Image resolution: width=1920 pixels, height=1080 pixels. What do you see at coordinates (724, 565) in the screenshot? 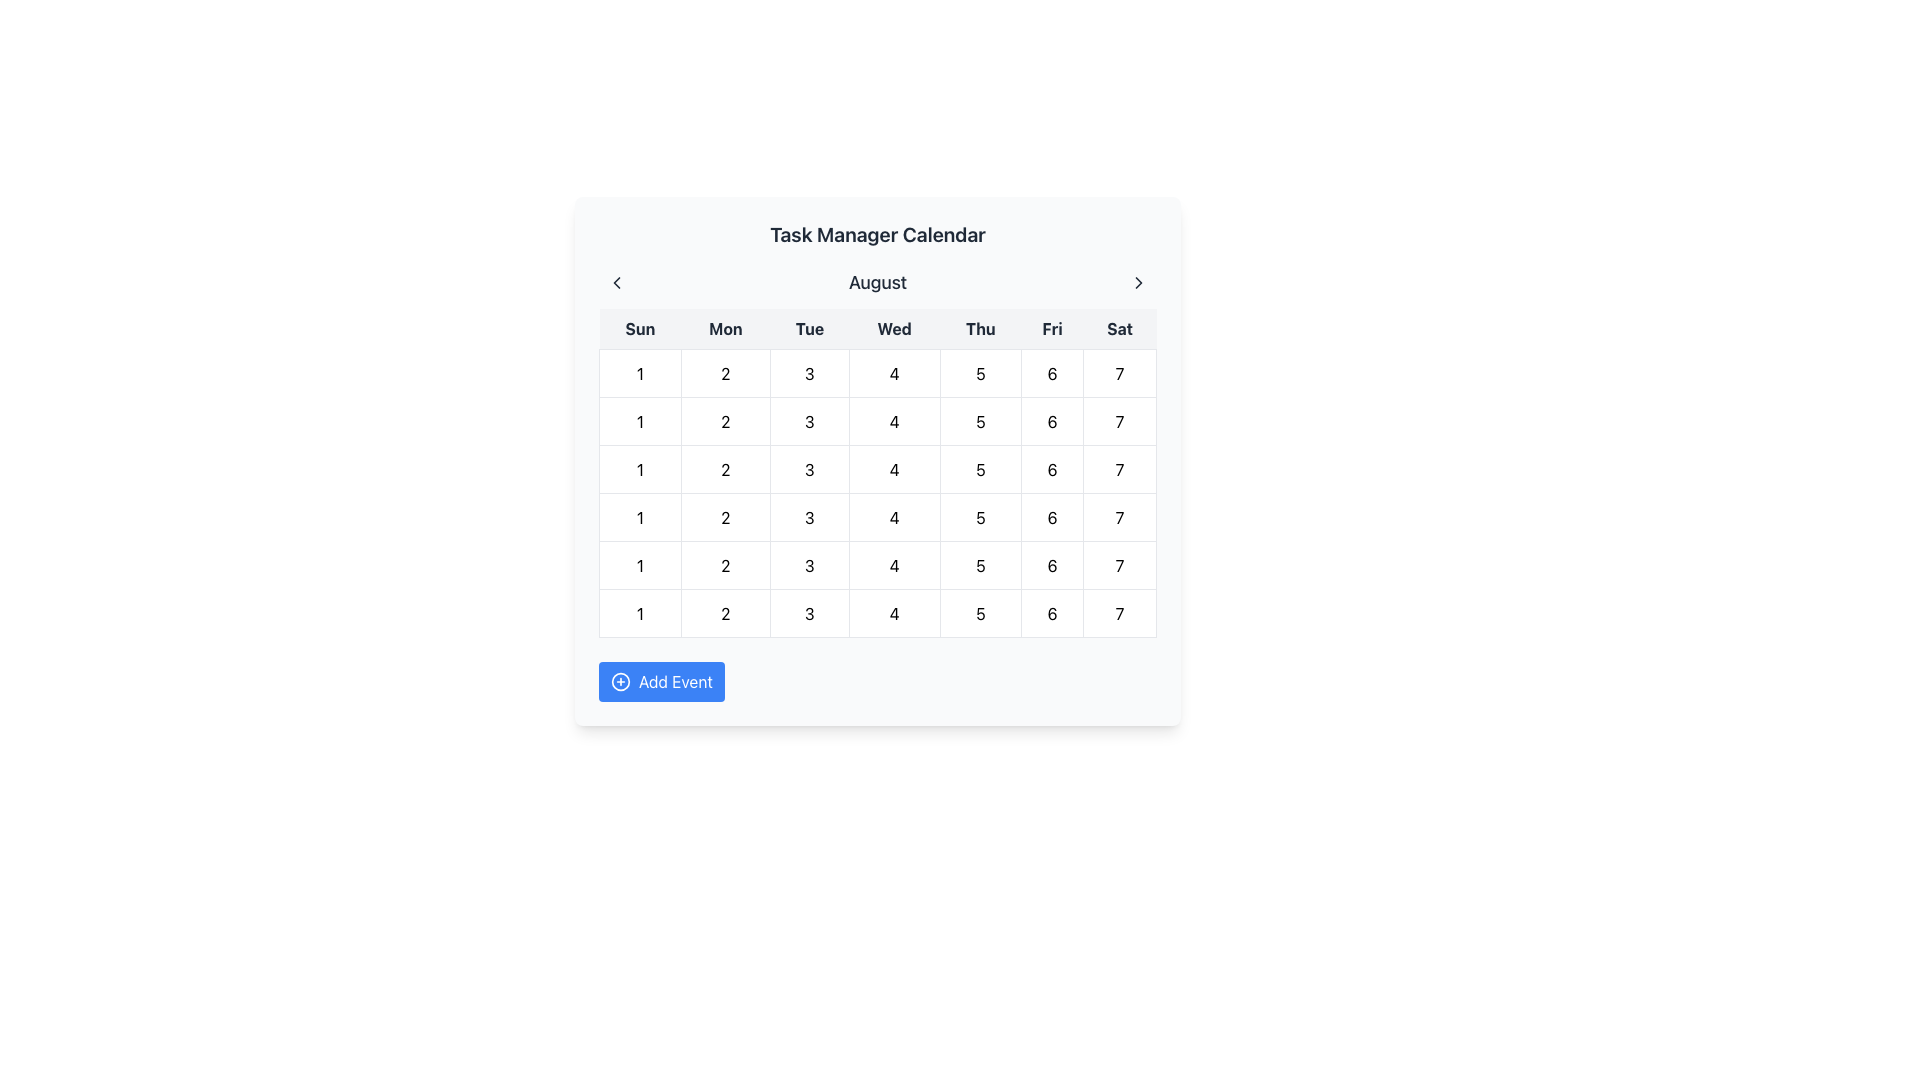
I see `the calendar date '2' in the second column under 'Mon' and fourth row` at bounding box center [724, 565].